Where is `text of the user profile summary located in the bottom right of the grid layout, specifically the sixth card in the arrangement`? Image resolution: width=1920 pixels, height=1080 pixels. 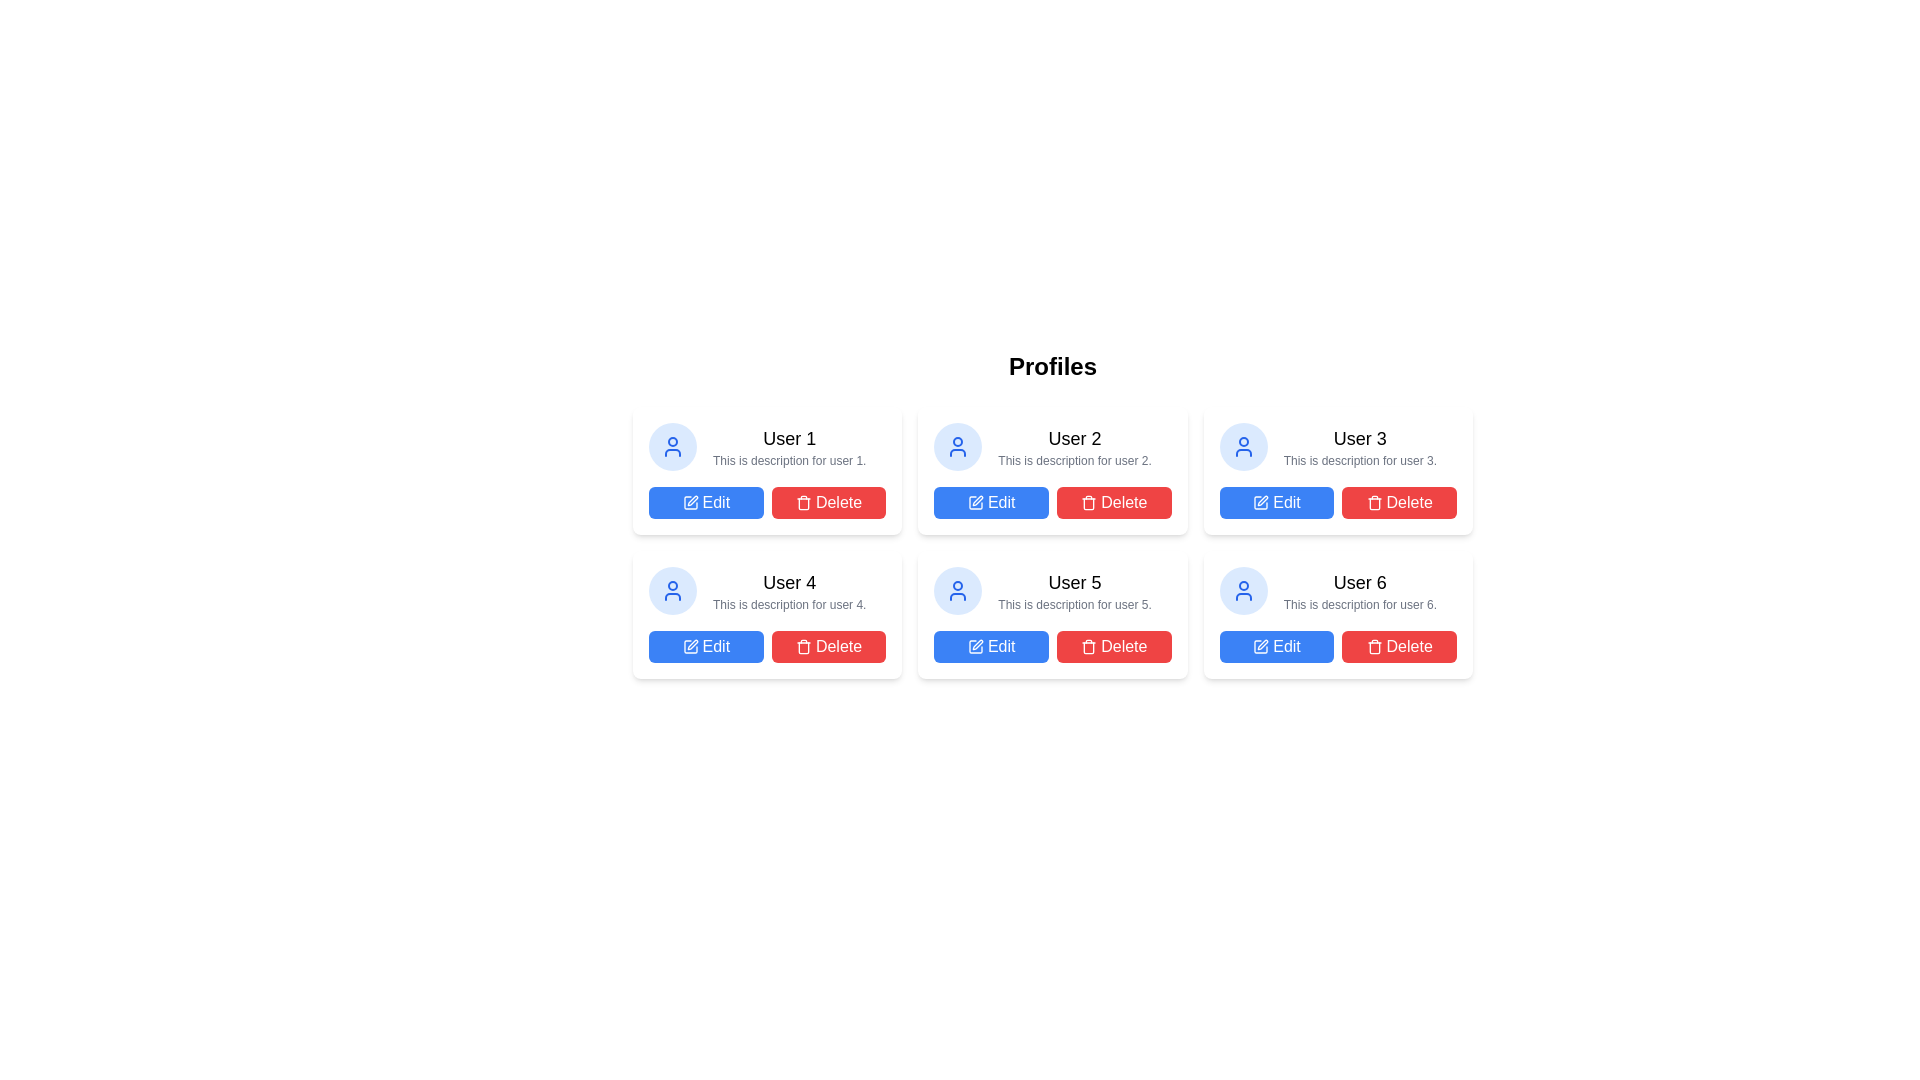 text of the user profile summary located in the bottom right of the grid layout, specifically the sixth card in the arrangement is located at coordinates (1338, 589).